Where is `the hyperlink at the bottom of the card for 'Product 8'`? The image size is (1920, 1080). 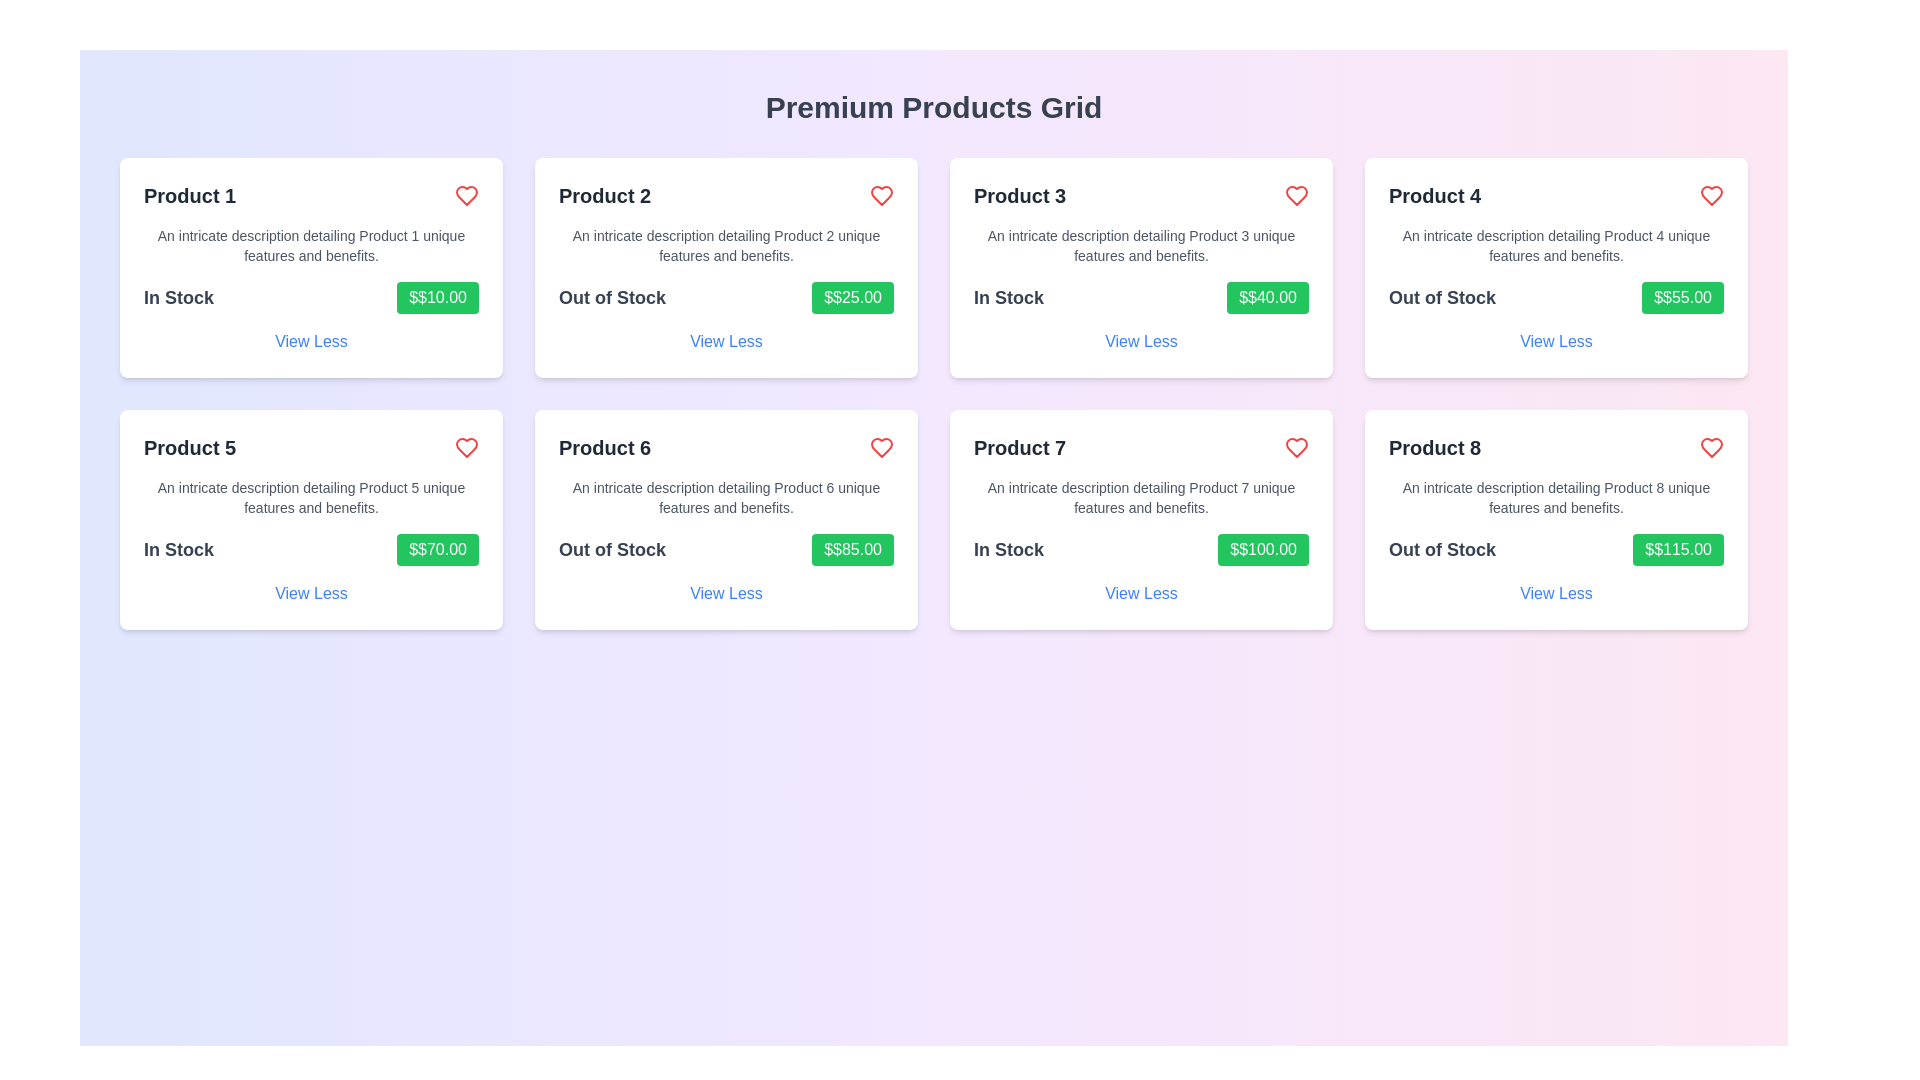
the hyperlink at the bottom of the card for 'Product 8' is located at coordinates (1555, 593).